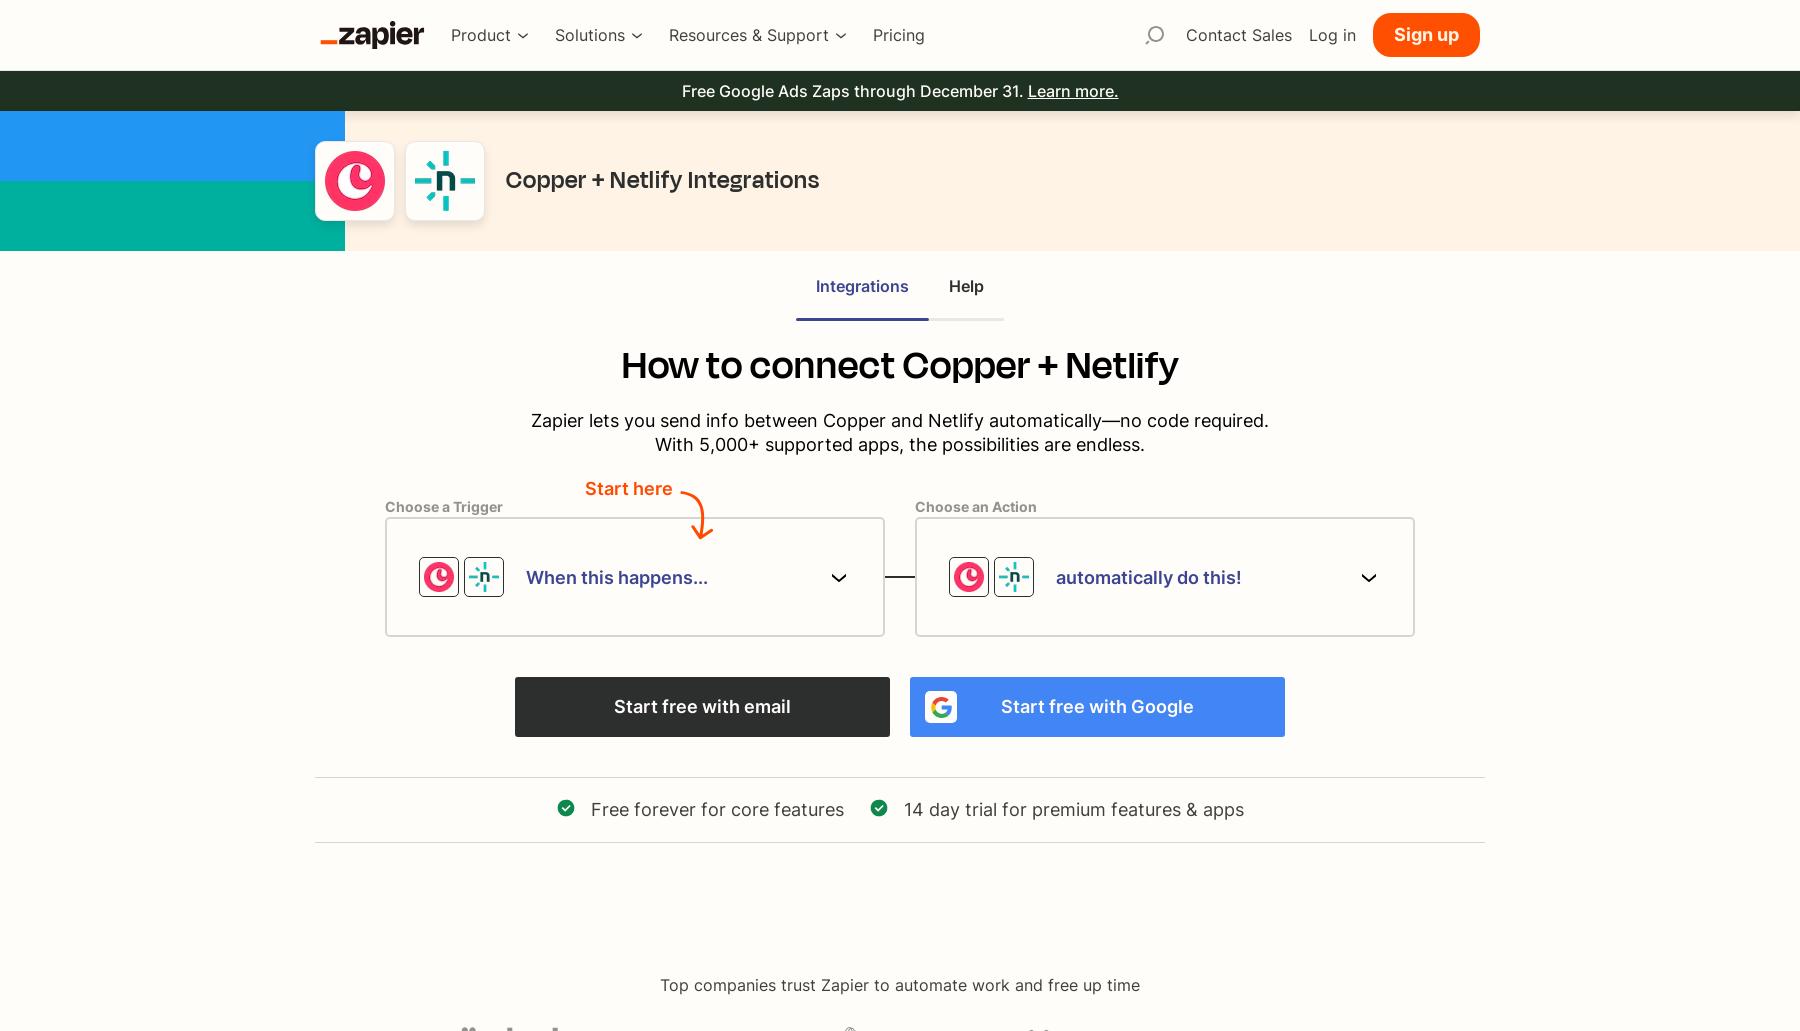 The image size is (1800, 1031). Describe the element at coordinates (1027, 91) in the screenshot. I see `'Learn more.'` at that location.